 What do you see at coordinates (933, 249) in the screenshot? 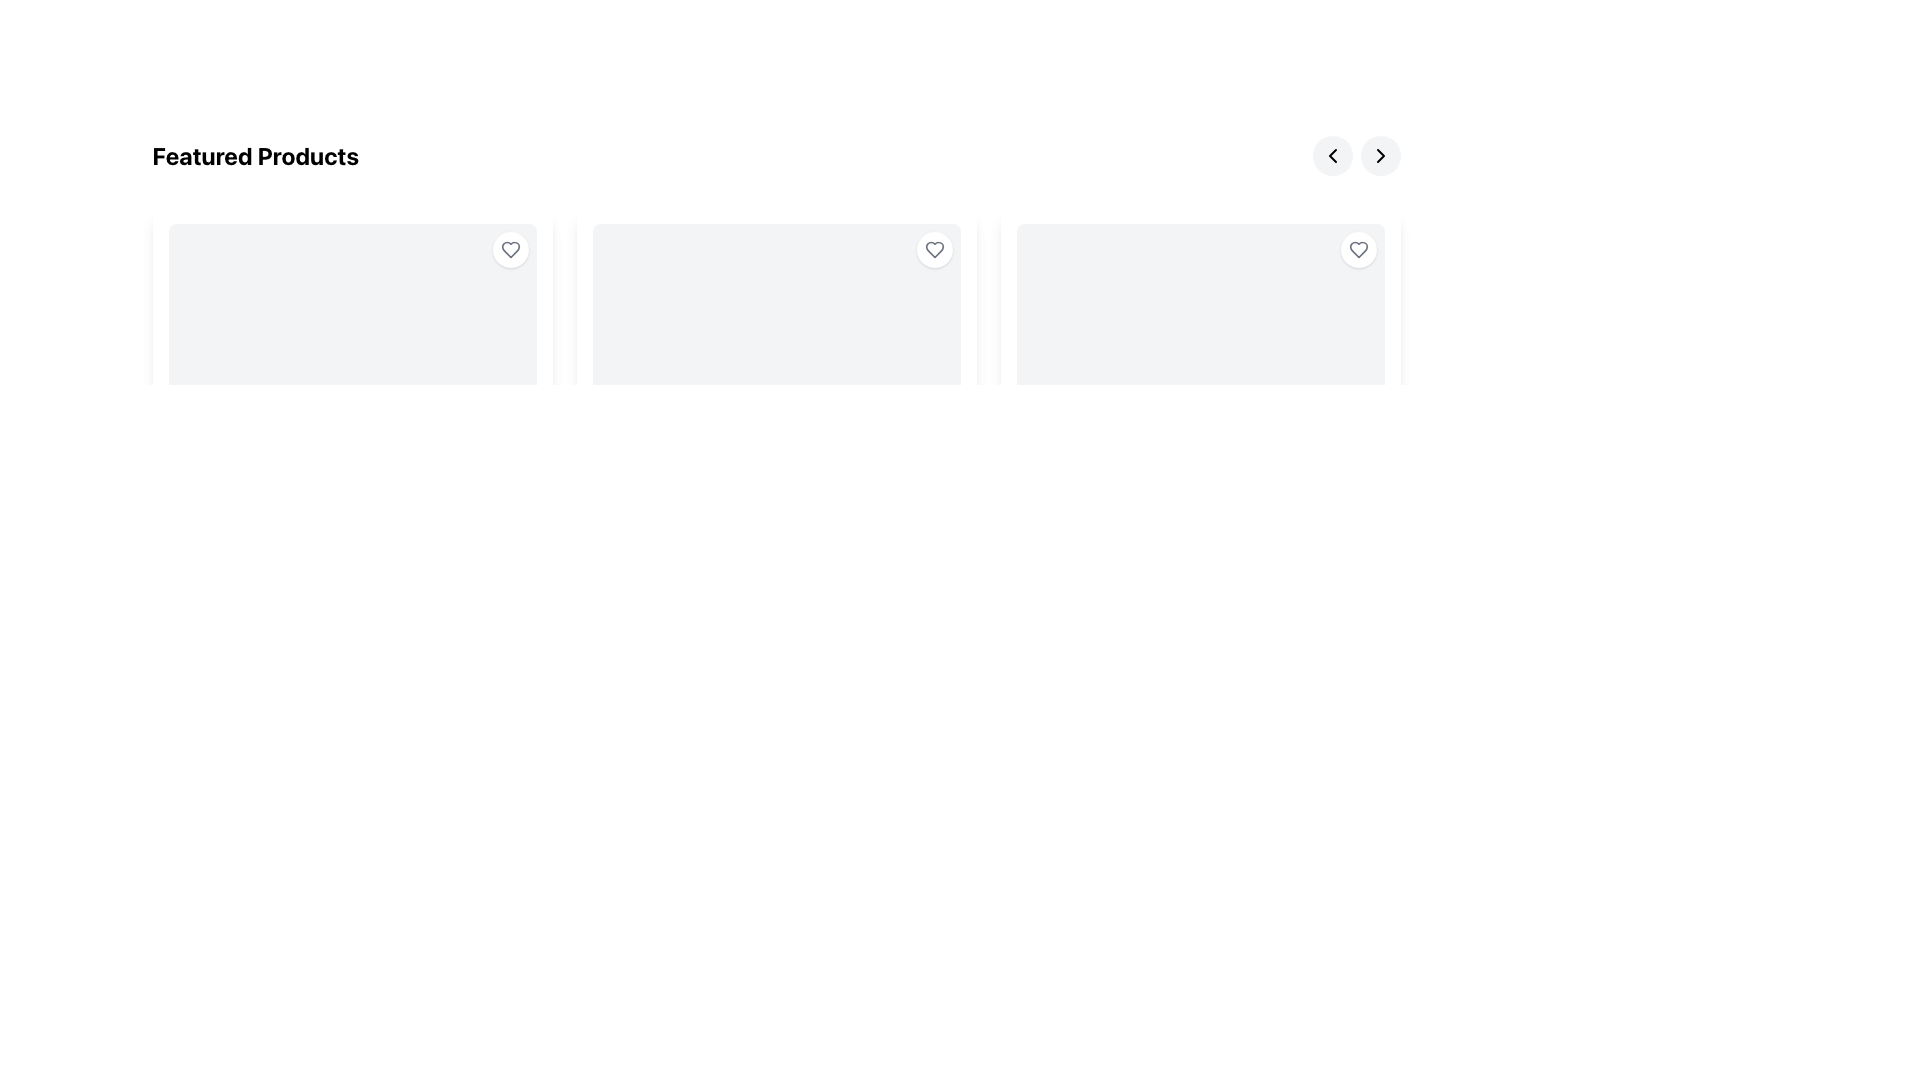
I see `the heart icon within the 'Favorite' button located at the top-right corner of the card in the 'Featured Products' section` at bounding box center [933, 249].